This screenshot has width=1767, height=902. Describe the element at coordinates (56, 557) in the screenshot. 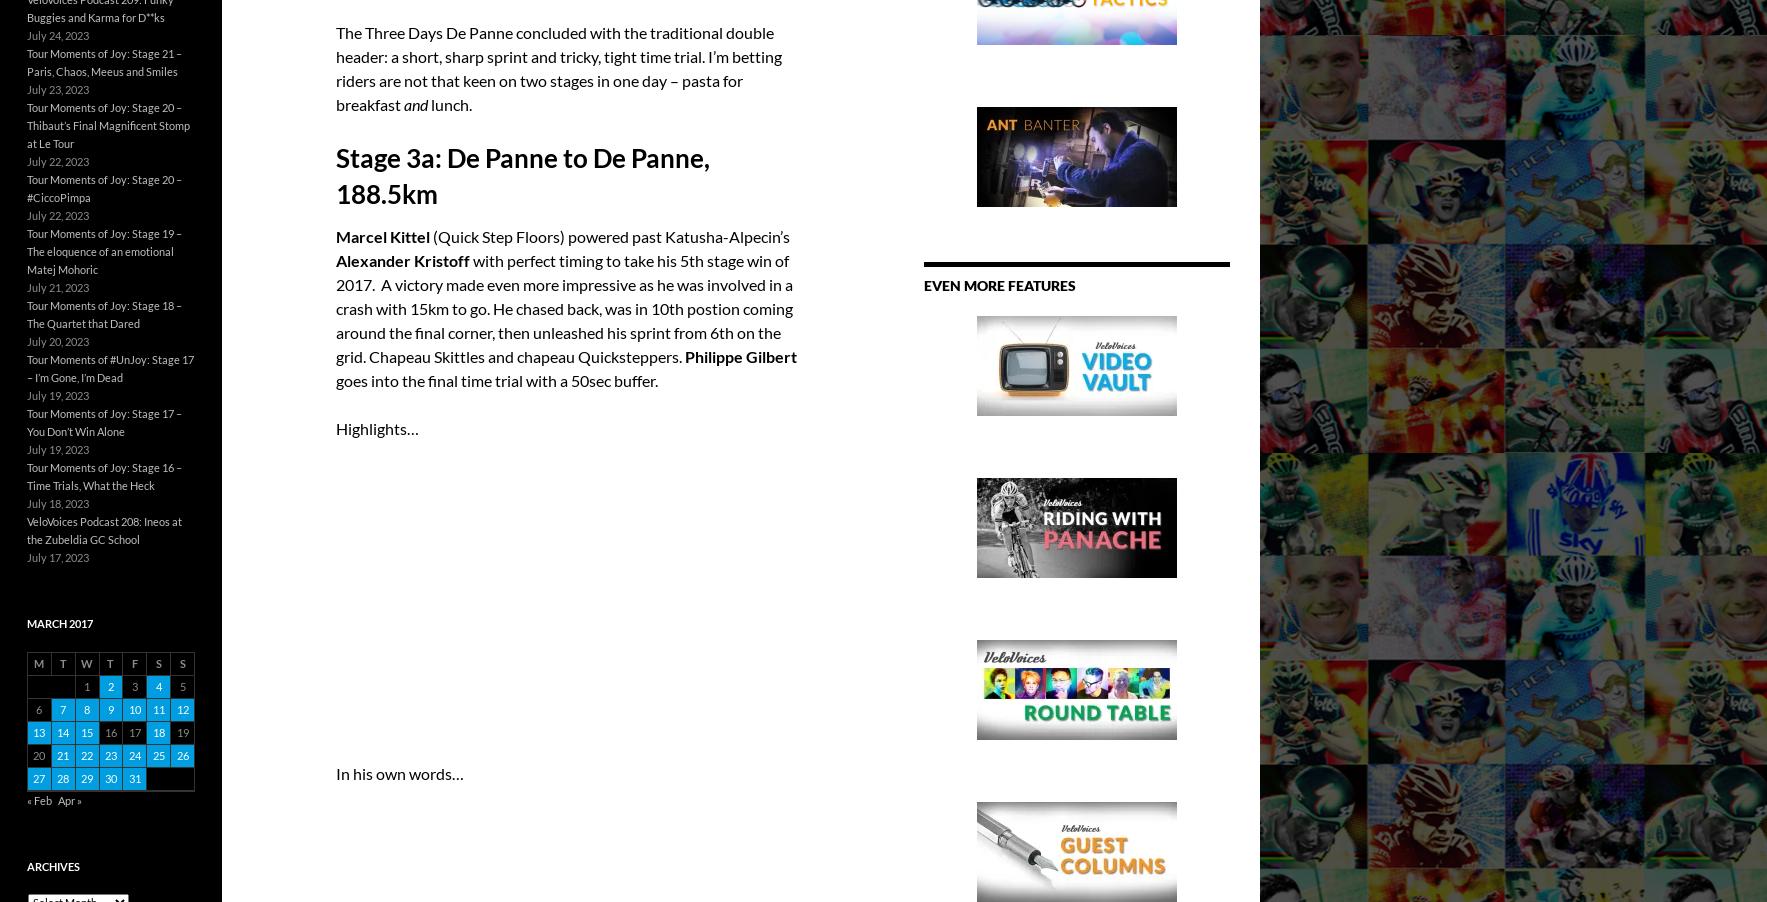

I see `'July 17, 2023'` at that location.